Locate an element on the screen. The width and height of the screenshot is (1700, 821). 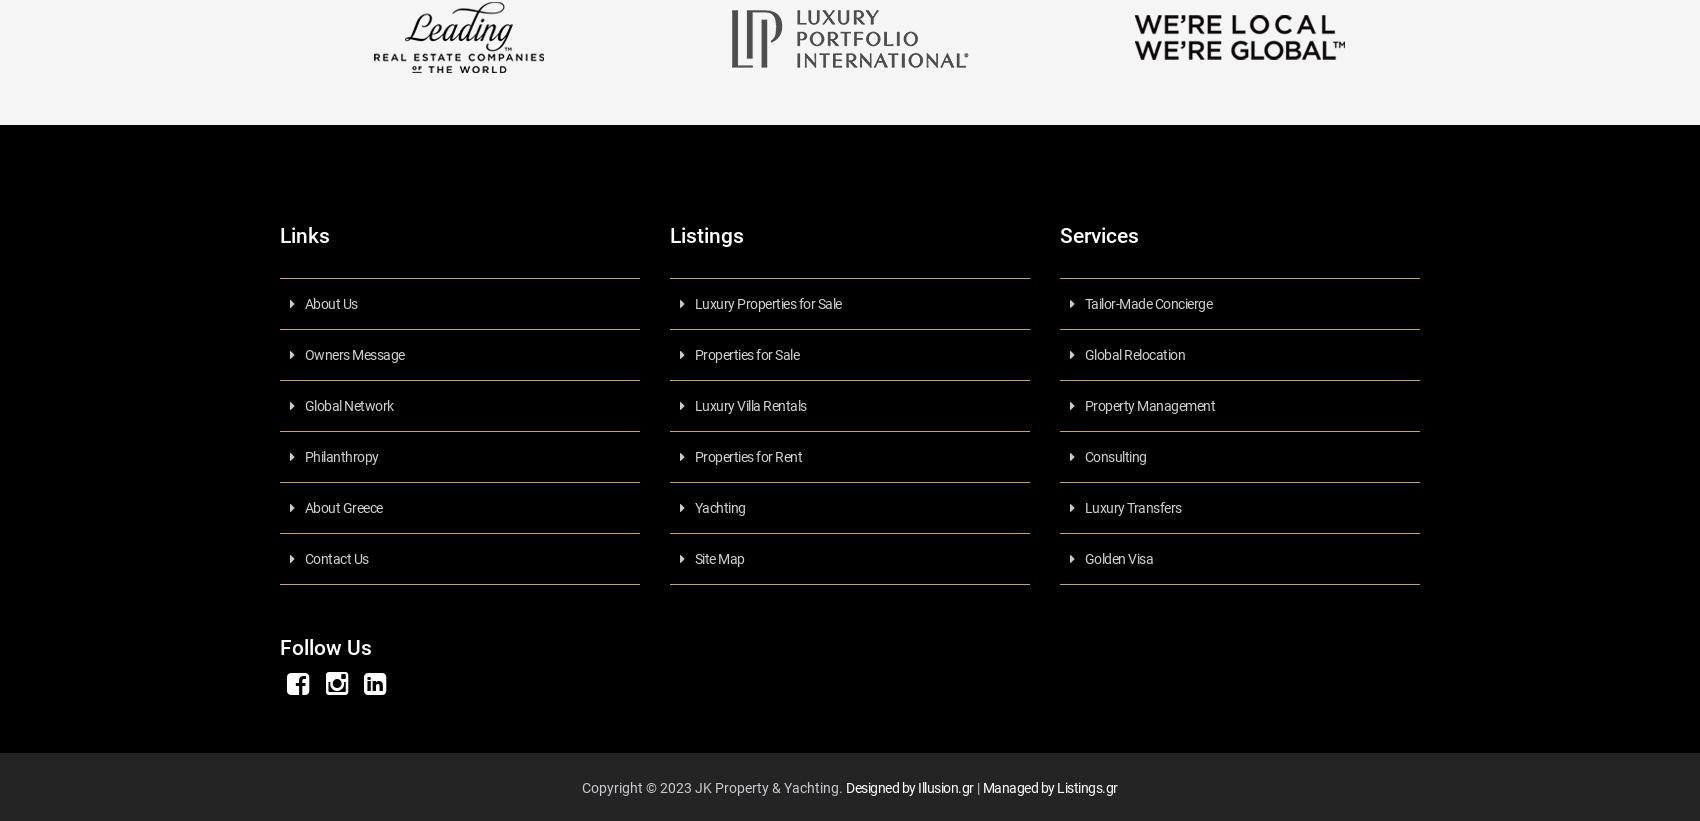
'Listings' is located at coordinates (669, 234).